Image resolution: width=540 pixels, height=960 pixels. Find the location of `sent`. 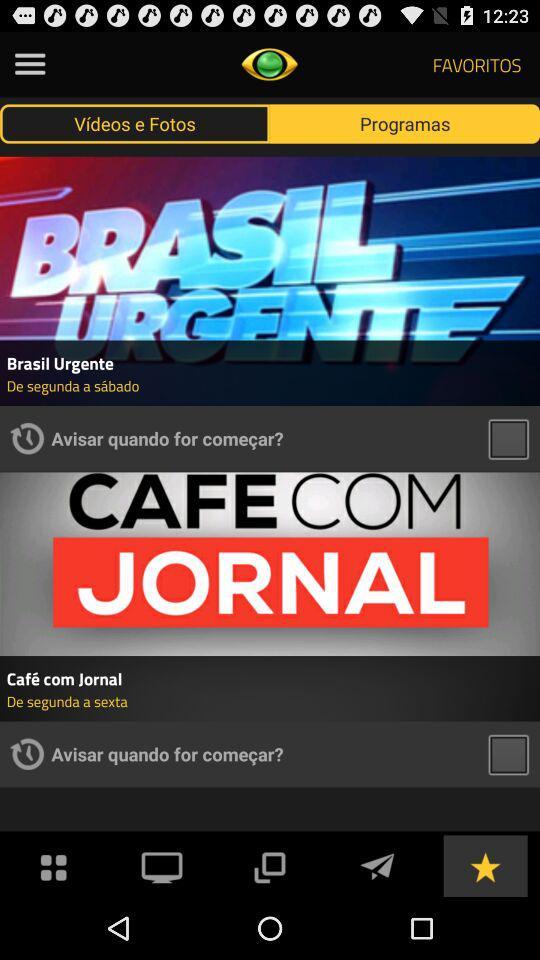

sent is located at coordinates (377, 864).